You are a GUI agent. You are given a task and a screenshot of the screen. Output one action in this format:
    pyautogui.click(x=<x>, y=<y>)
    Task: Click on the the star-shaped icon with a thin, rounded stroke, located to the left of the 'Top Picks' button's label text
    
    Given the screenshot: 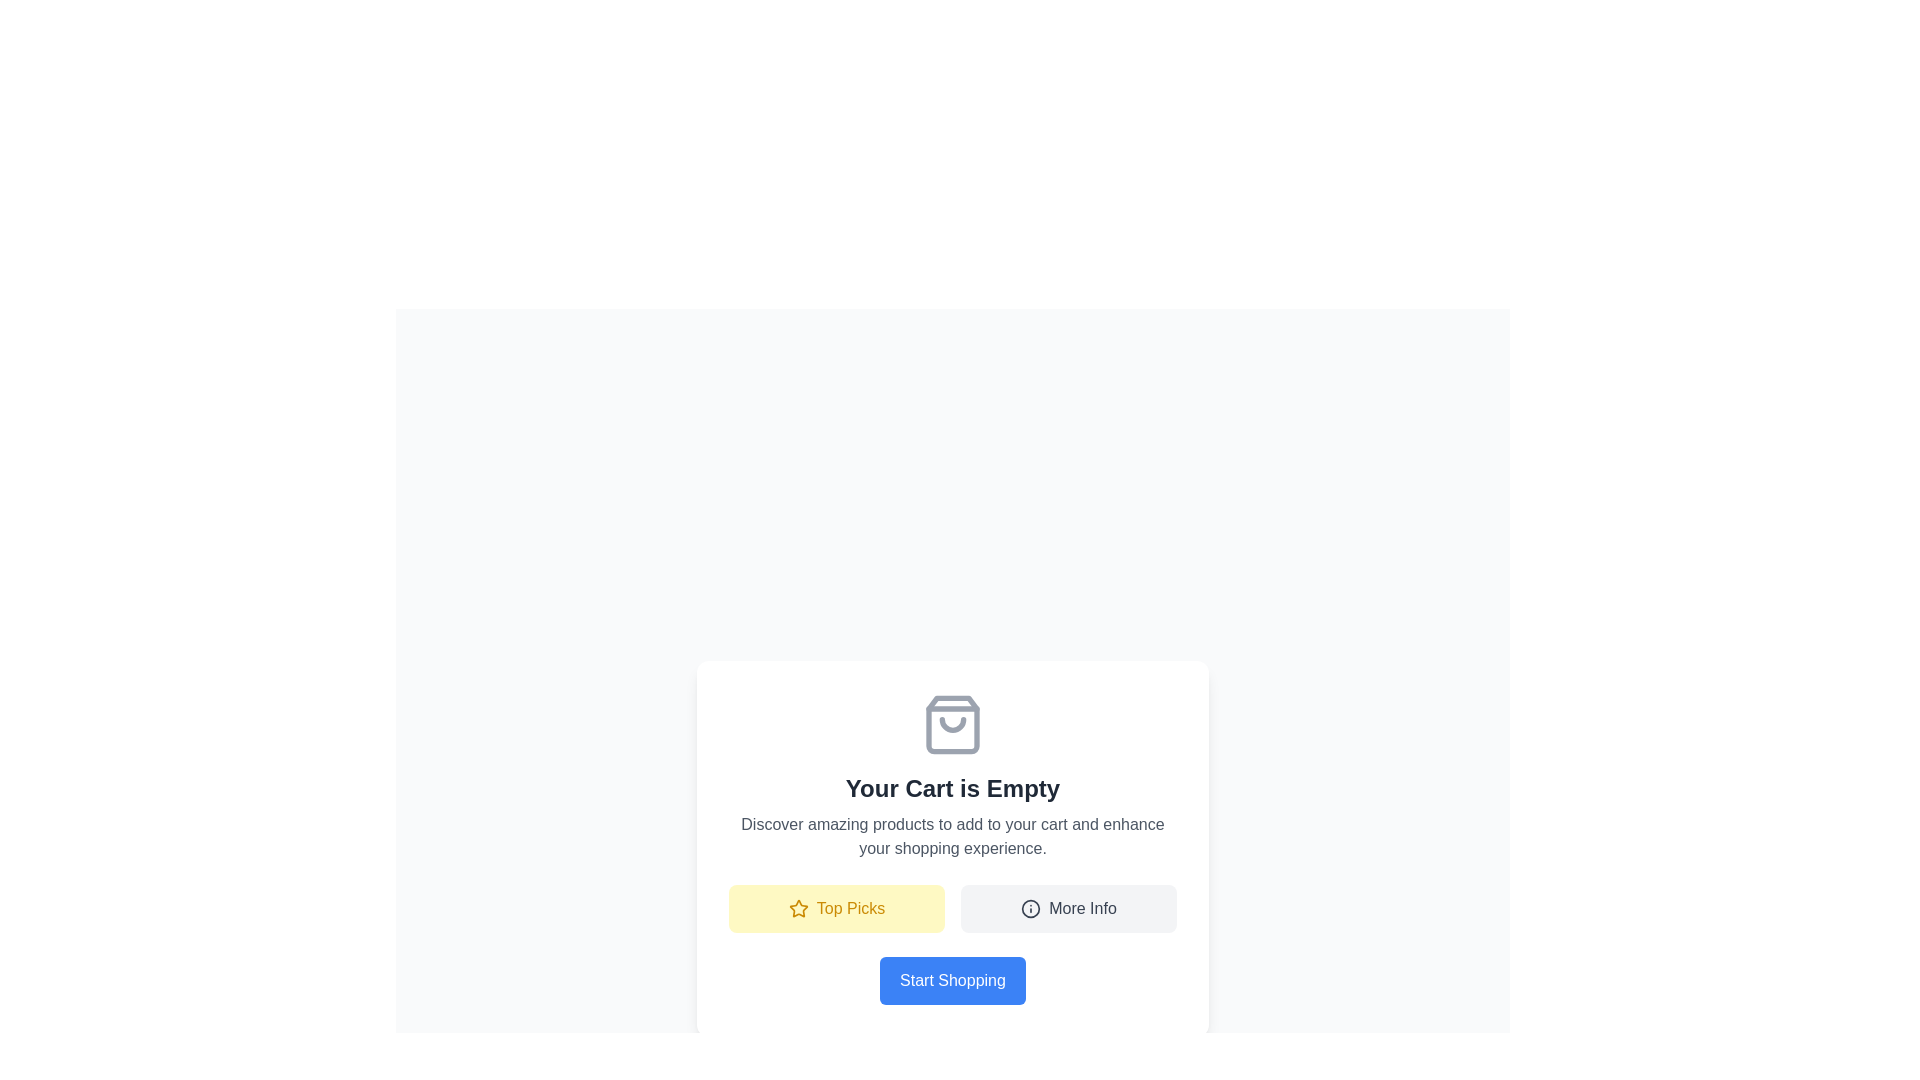 What is the action you would take?
    pyautogui.click(x=797, y=909)
    